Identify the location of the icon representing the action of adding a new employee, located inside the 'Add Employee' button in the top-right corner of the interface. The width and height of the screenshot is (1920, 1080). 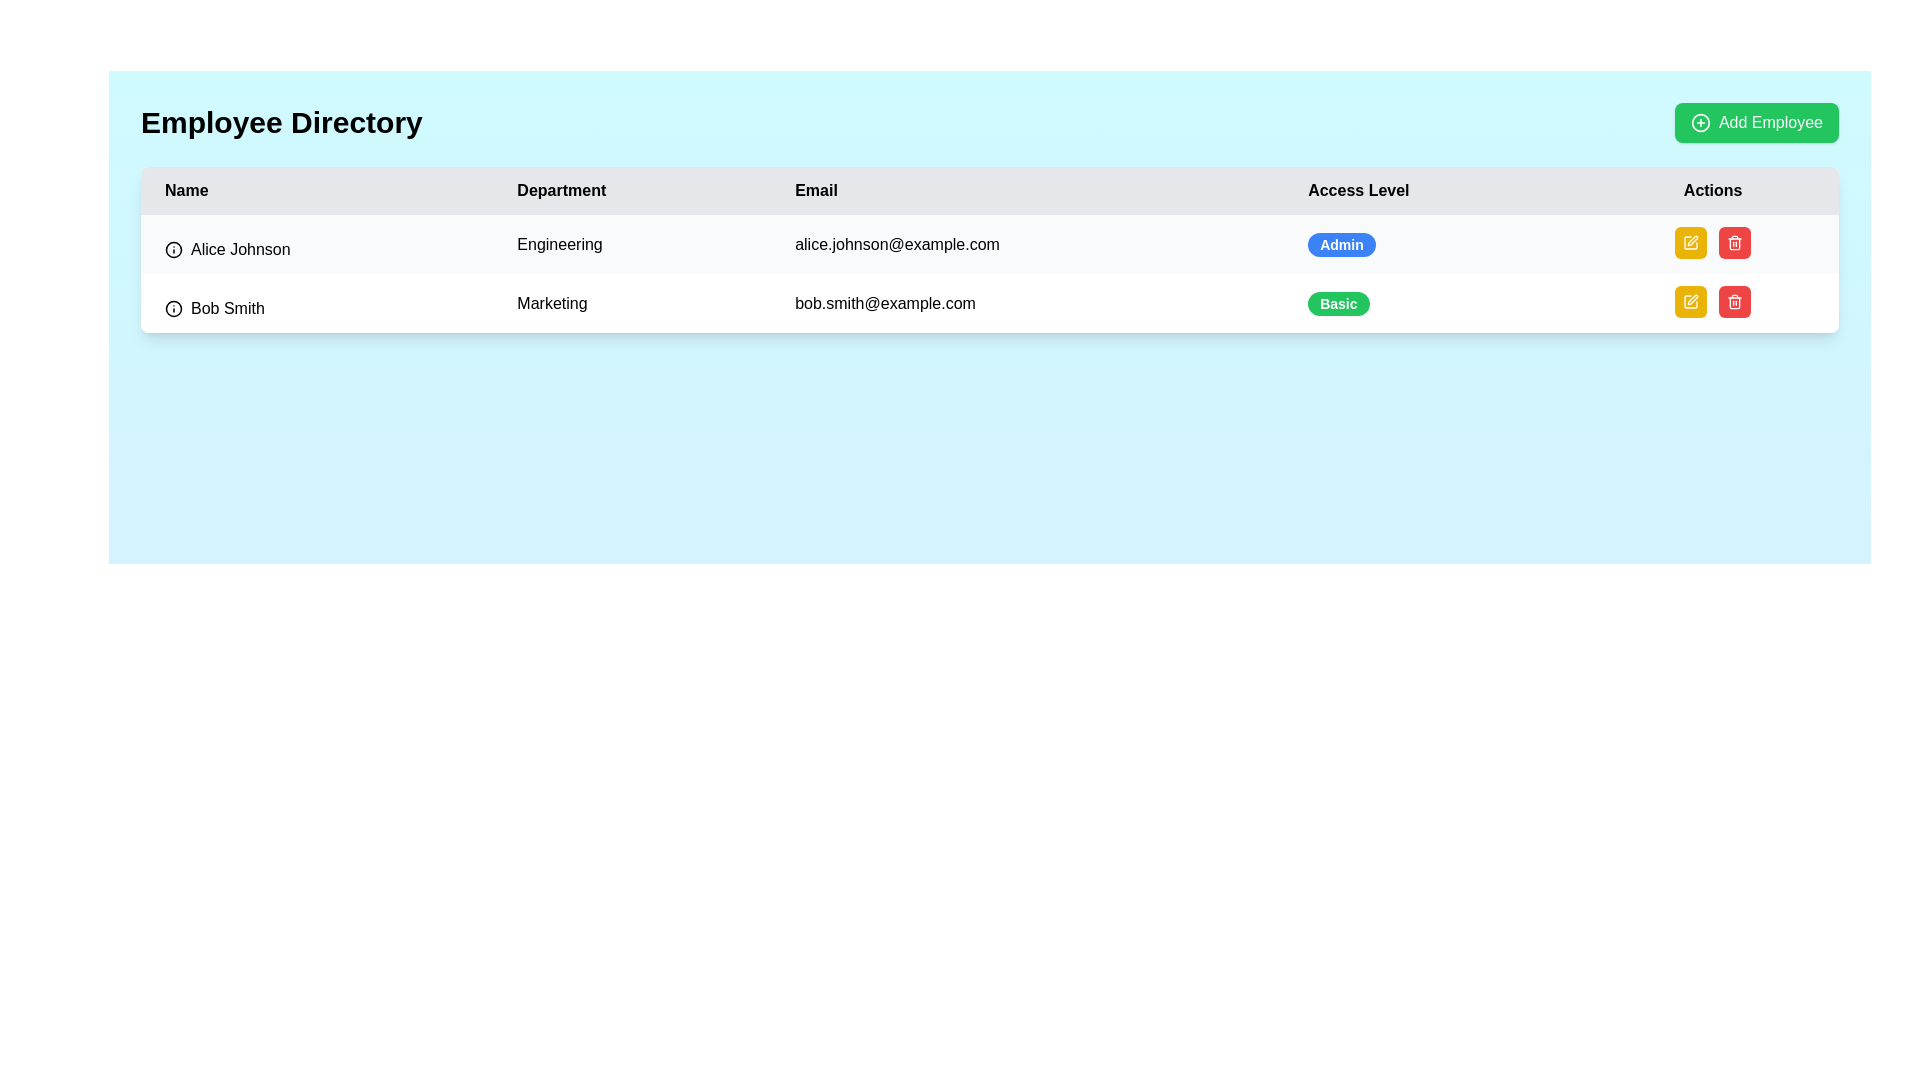
(1699, 123).